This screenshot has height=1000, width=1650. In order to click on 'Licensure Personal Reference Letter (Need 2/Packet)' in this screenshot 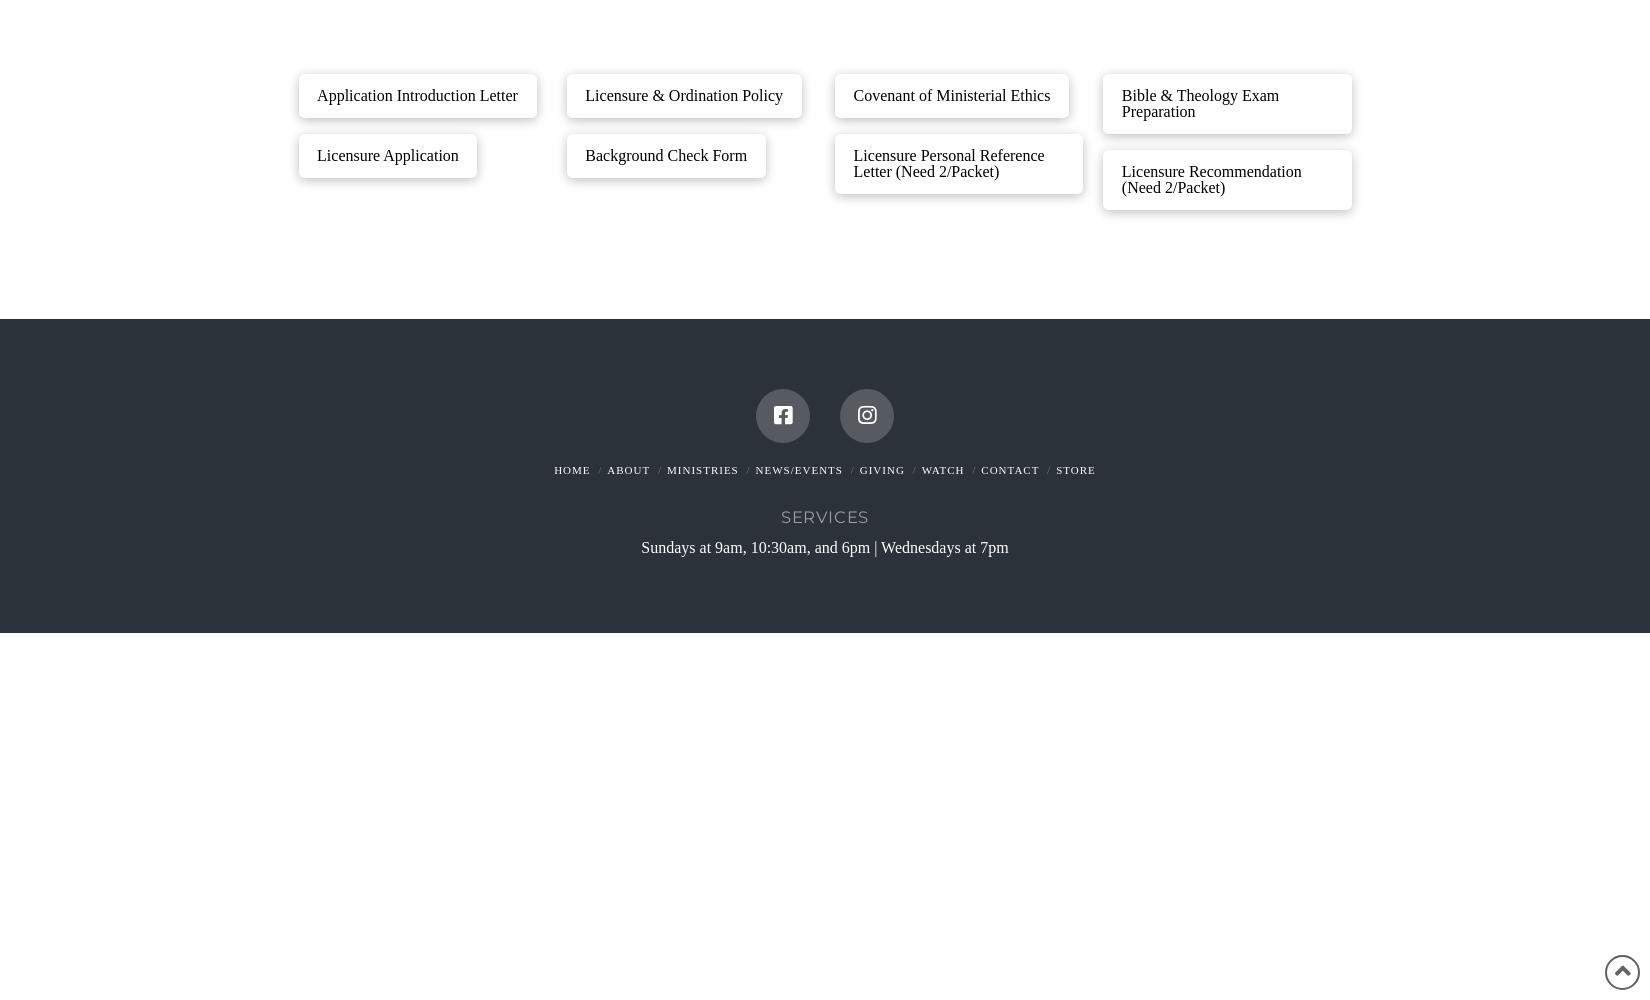, I will do `click(948, 163)`.